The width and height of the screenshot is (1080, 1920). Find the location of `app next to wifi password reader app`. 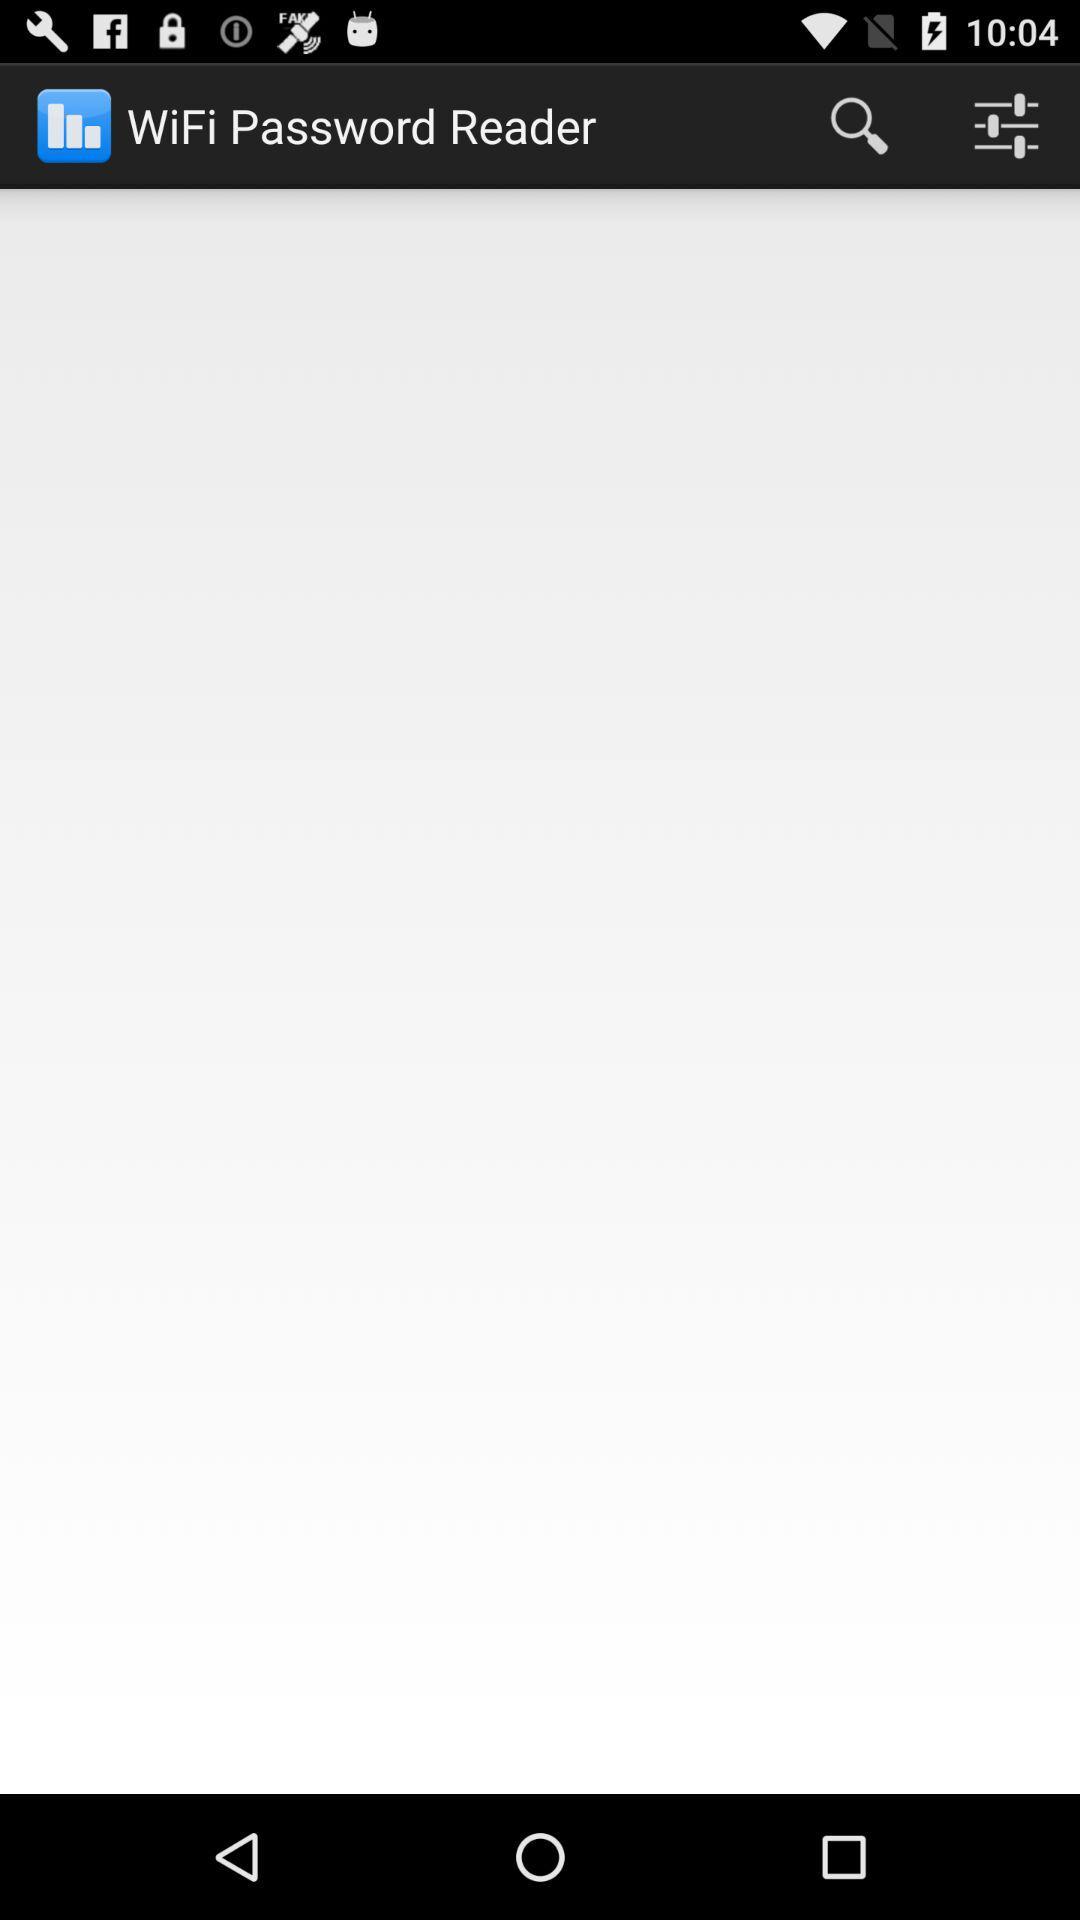

app next to wifi password reader app is located at coordinates (858, 124).